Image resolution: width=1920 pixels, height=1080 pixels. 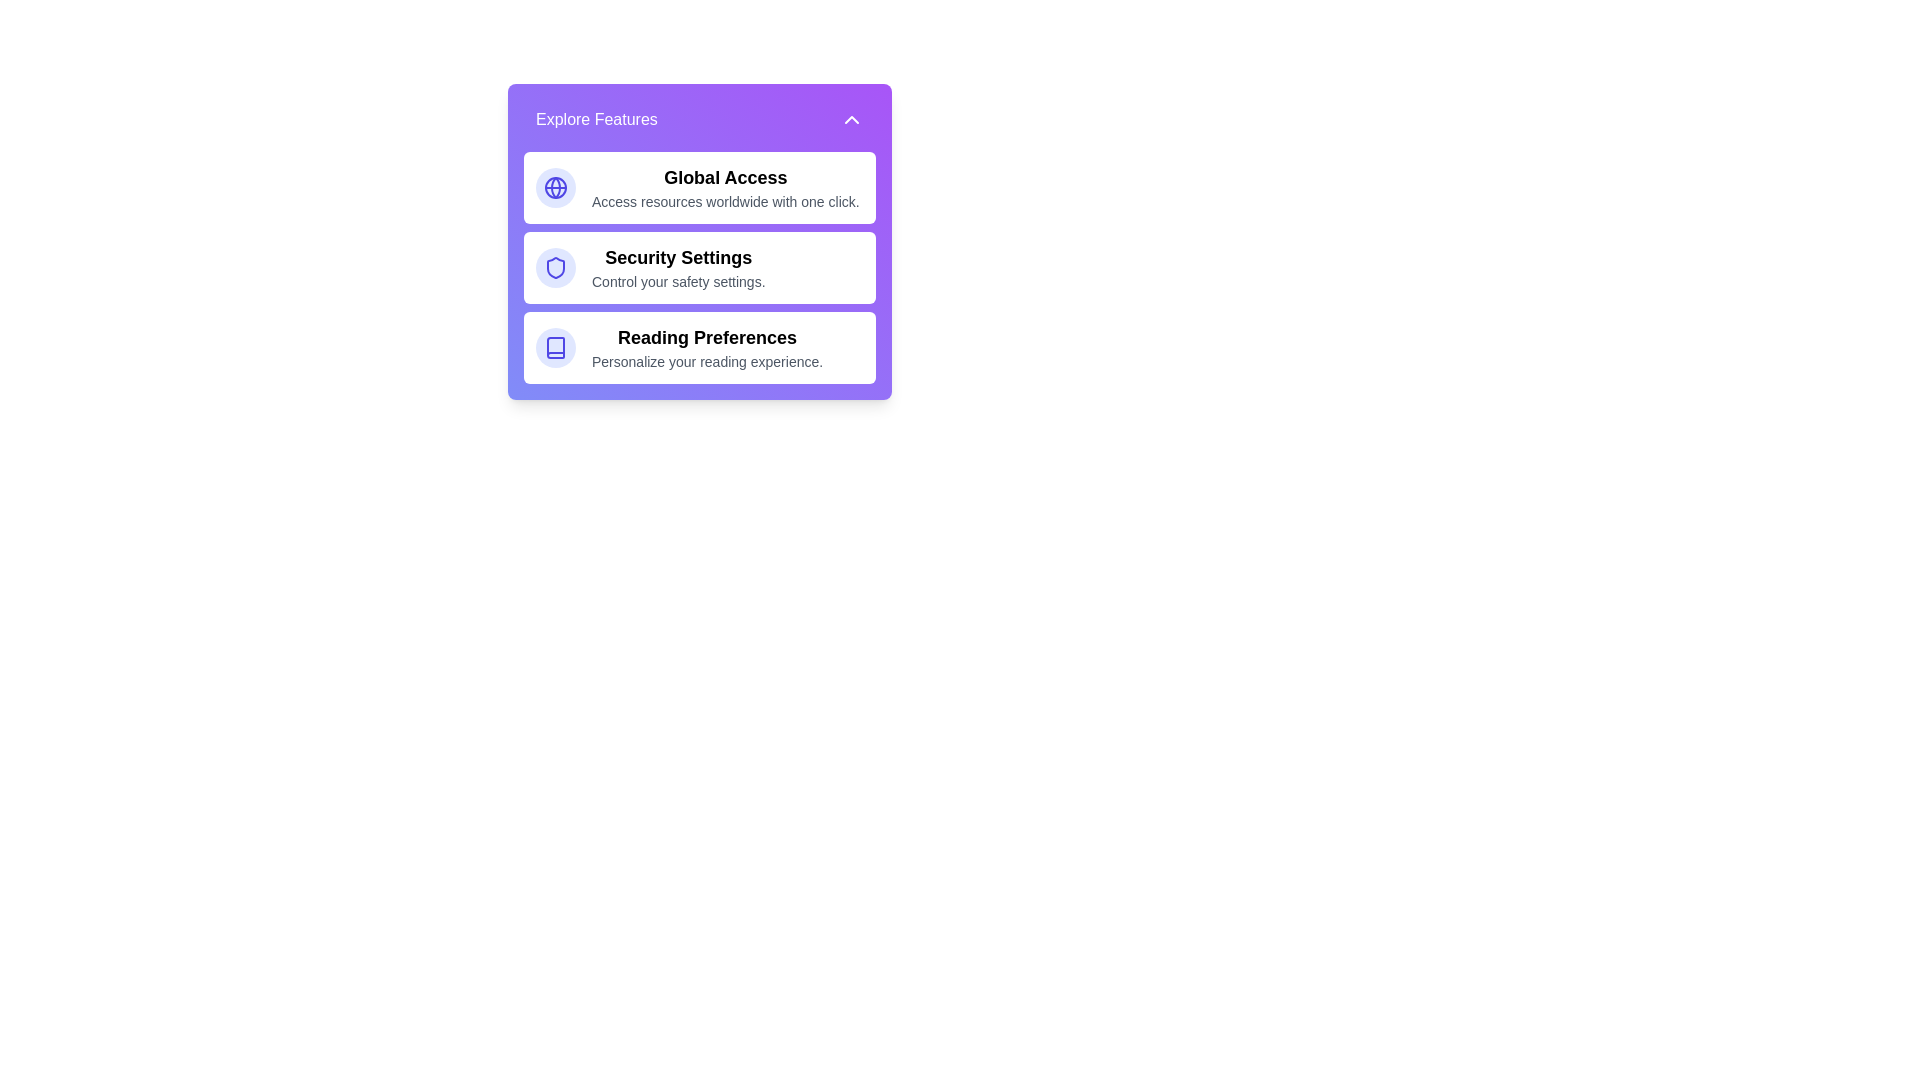 What do you see at coordinates (724, 201) in the screenshot?
I see `informational text about the 'Global Access' feature located below the section title in the first card of the vertically stacked layout` at bounding box center [724, 201].